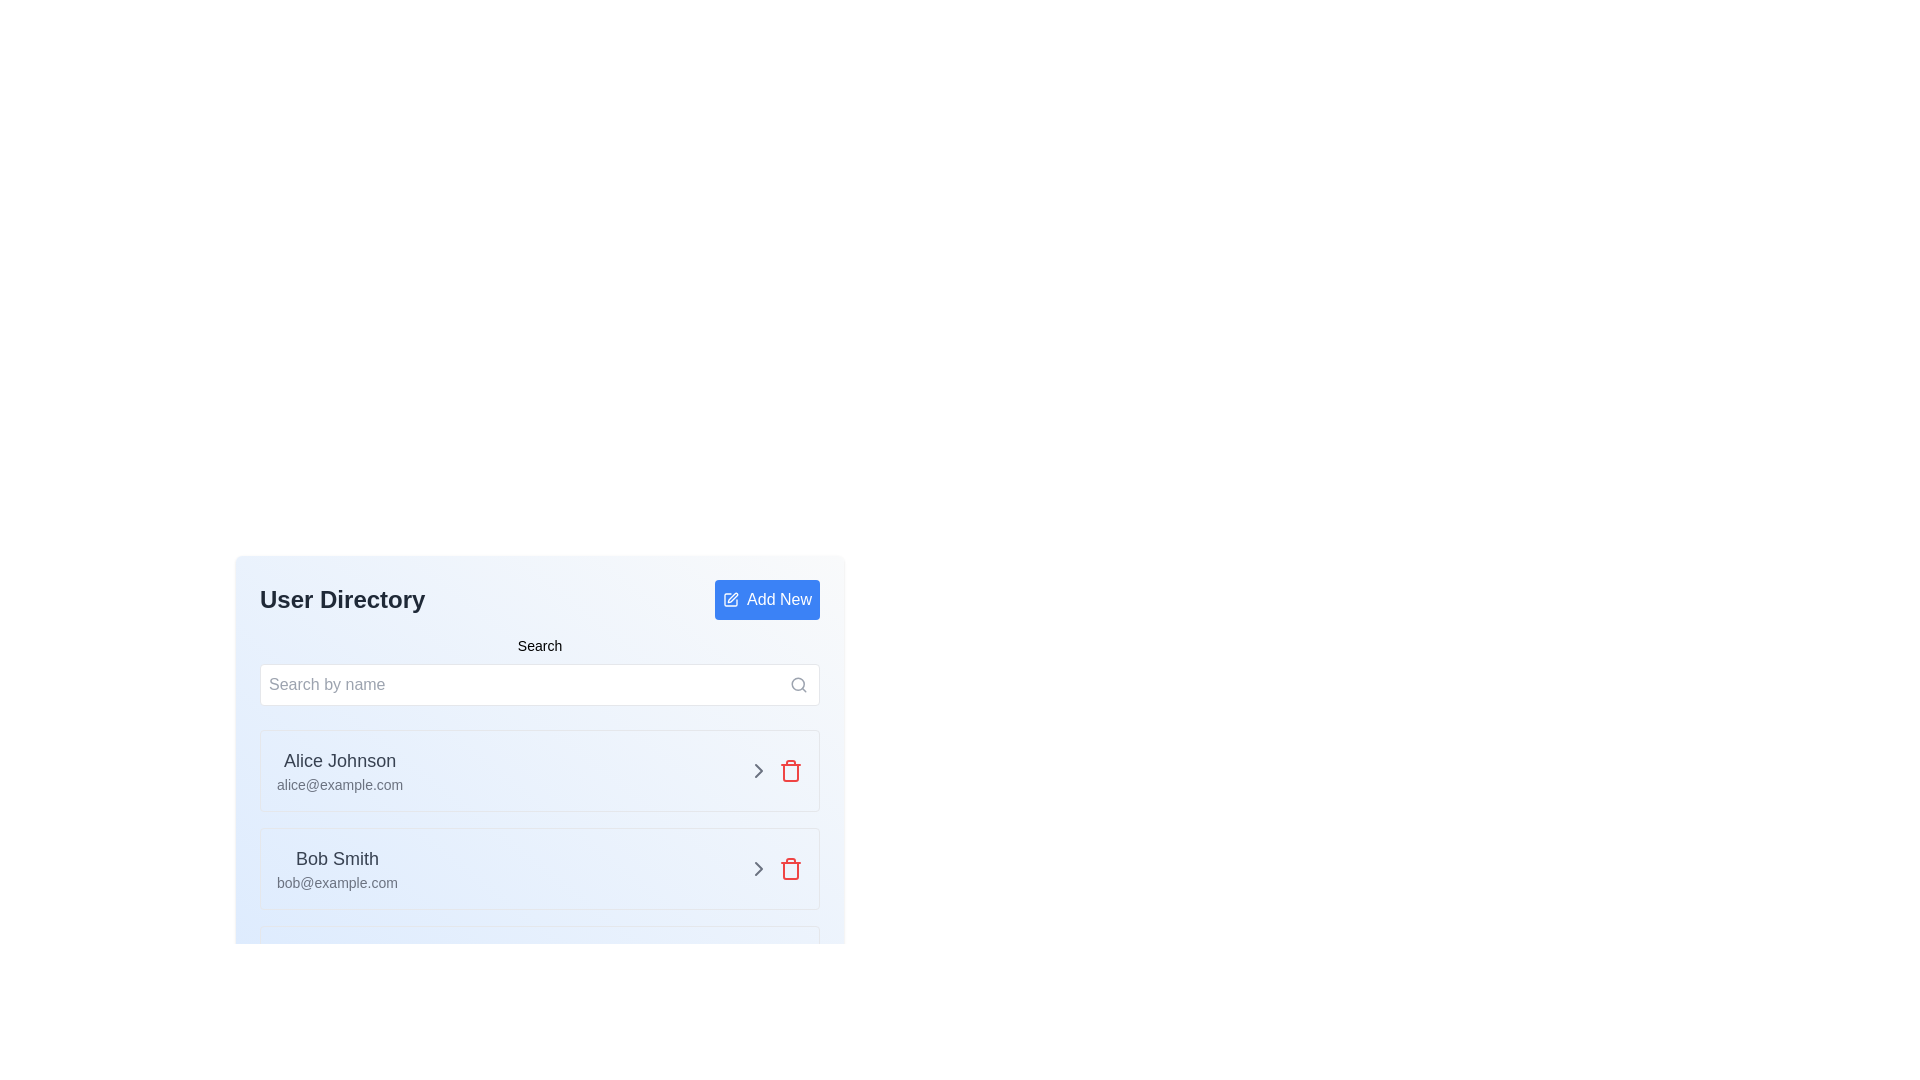 This screenshot has height=1080, width=1920. Describe the element at coordinates (340, 784) in the screenshot. I see `the text label 'alice@example.com', which is styled in a smaller gray font and positioned directly beneath 'Alice Johnson' in the user entry section` at that location.